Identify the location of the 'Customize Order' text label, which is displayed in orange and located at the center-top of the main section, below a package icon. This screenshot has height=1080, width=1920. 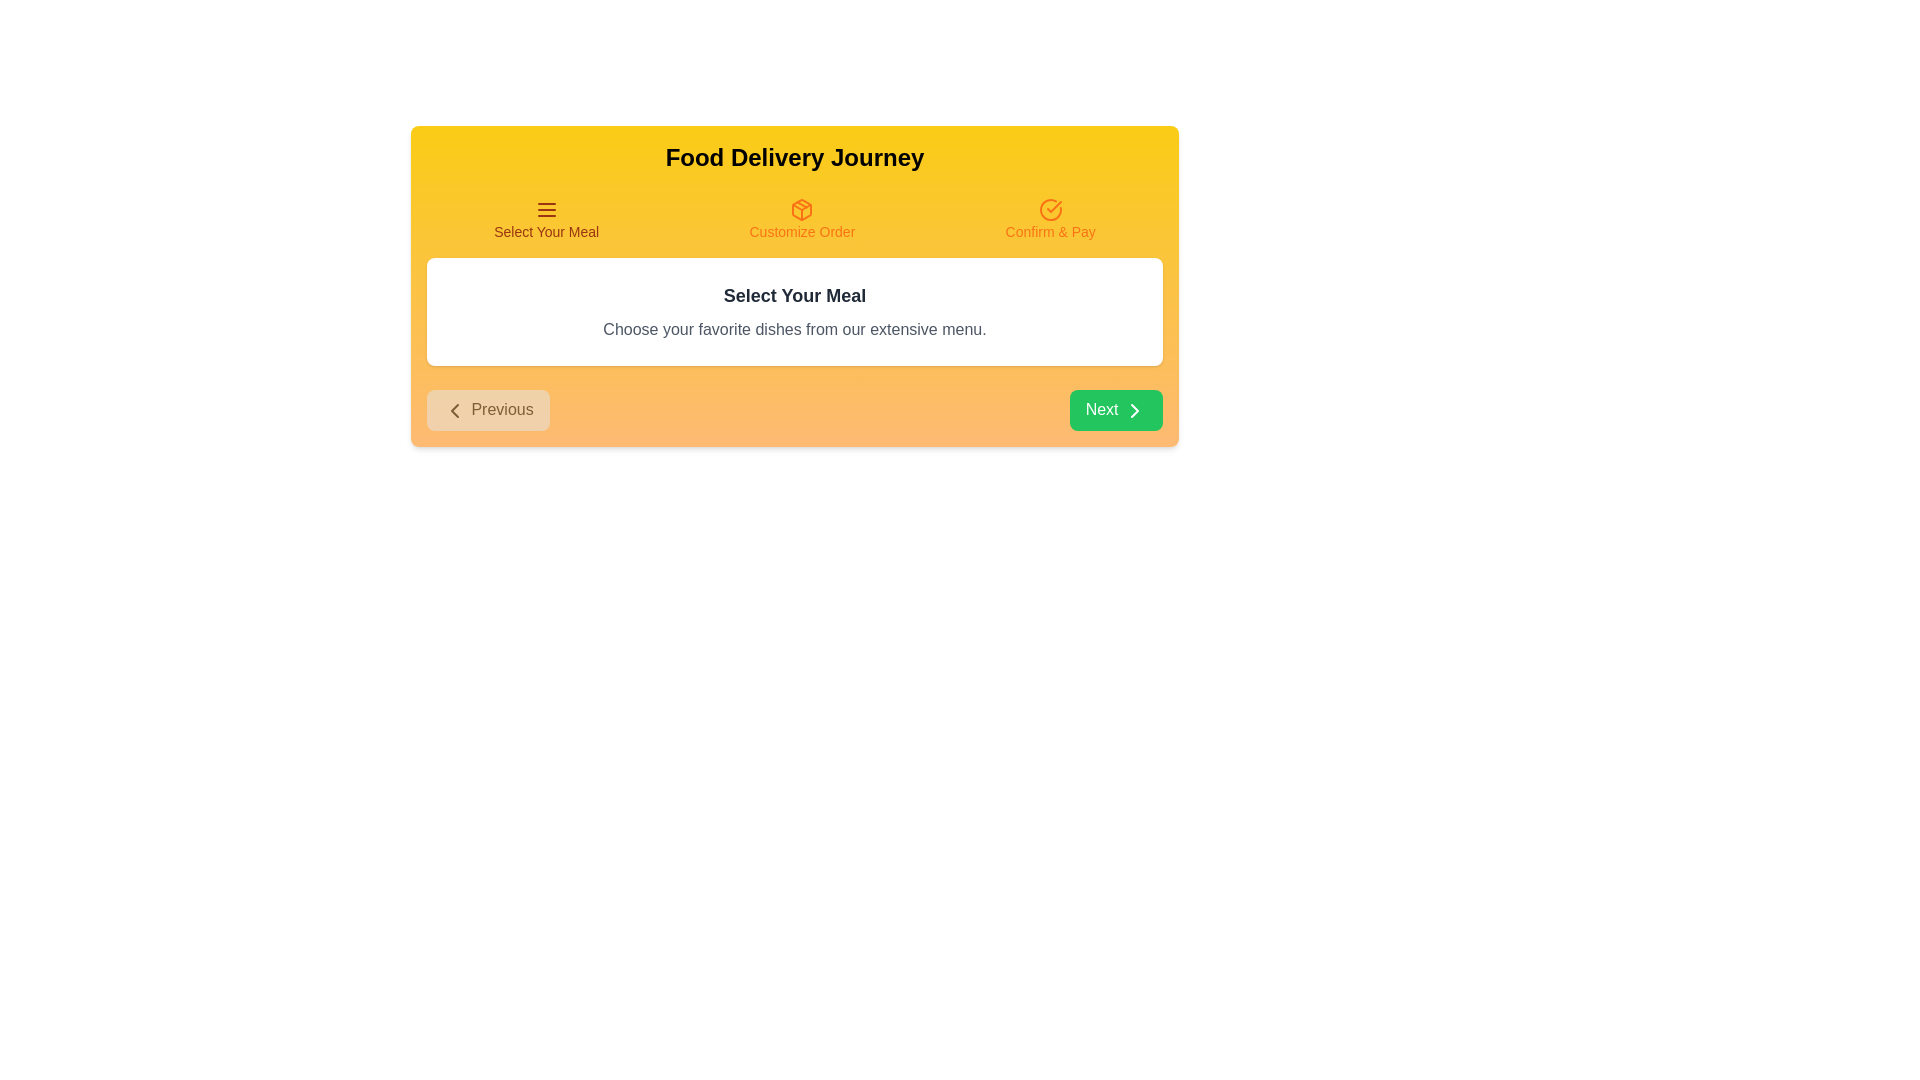
(802, 230).